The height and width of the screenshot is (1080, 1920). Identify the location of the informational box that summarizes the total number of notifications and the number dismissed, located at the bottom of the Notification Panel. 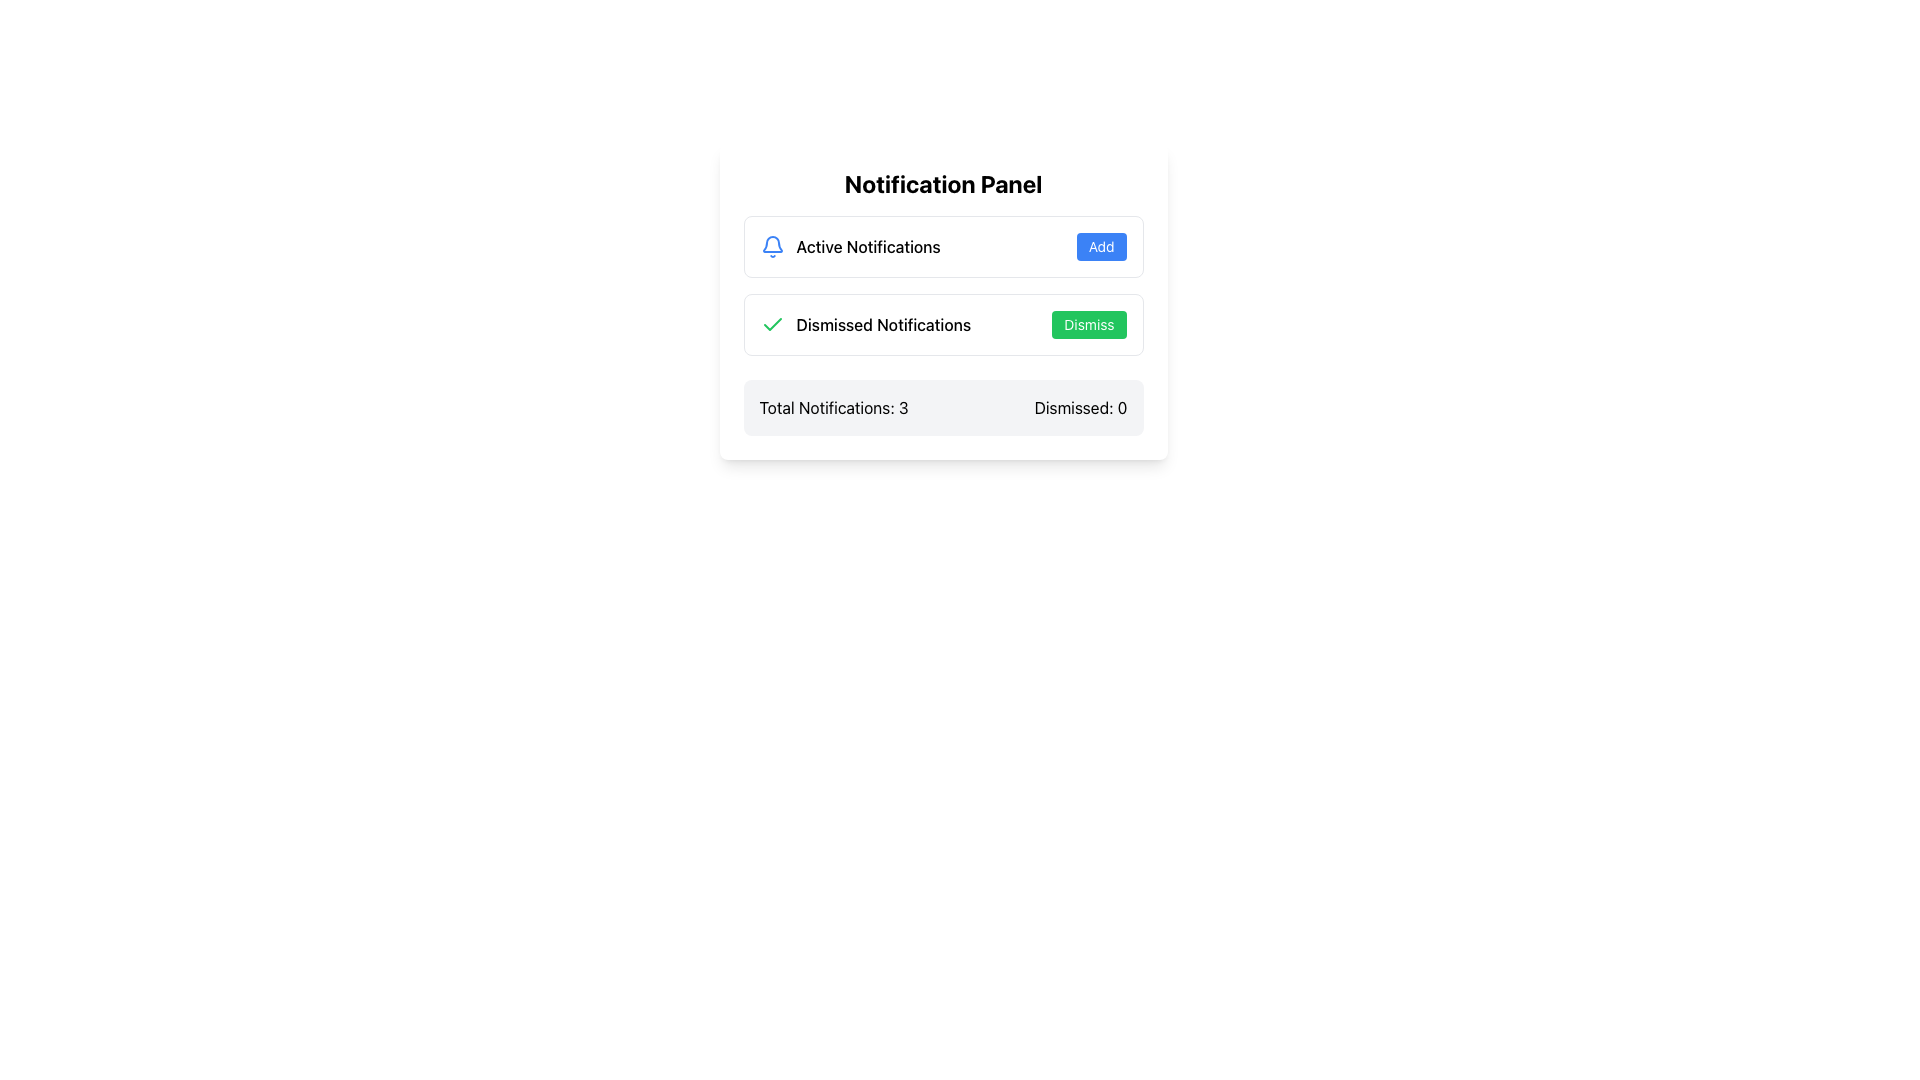
(942, 407).